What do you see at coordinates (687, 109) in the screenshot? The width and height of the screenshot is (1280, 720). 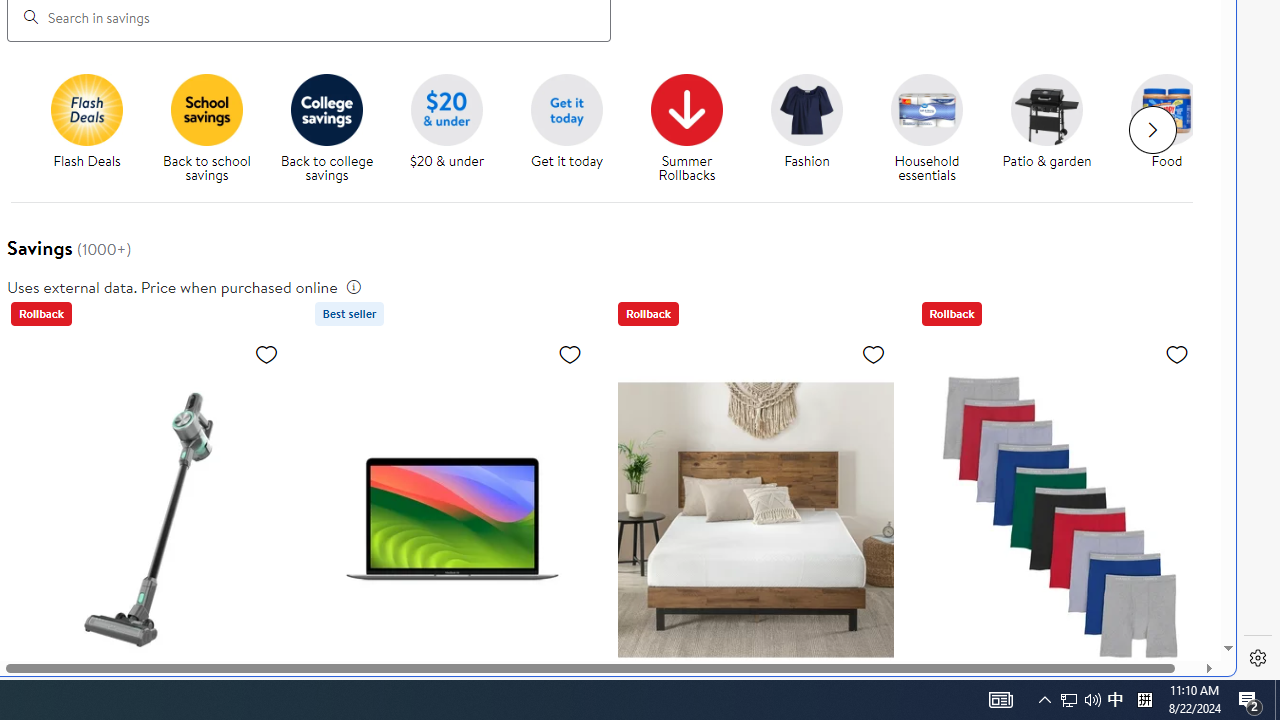 I see `'Summer Rollbacks'` at bounding box center [687, 109].